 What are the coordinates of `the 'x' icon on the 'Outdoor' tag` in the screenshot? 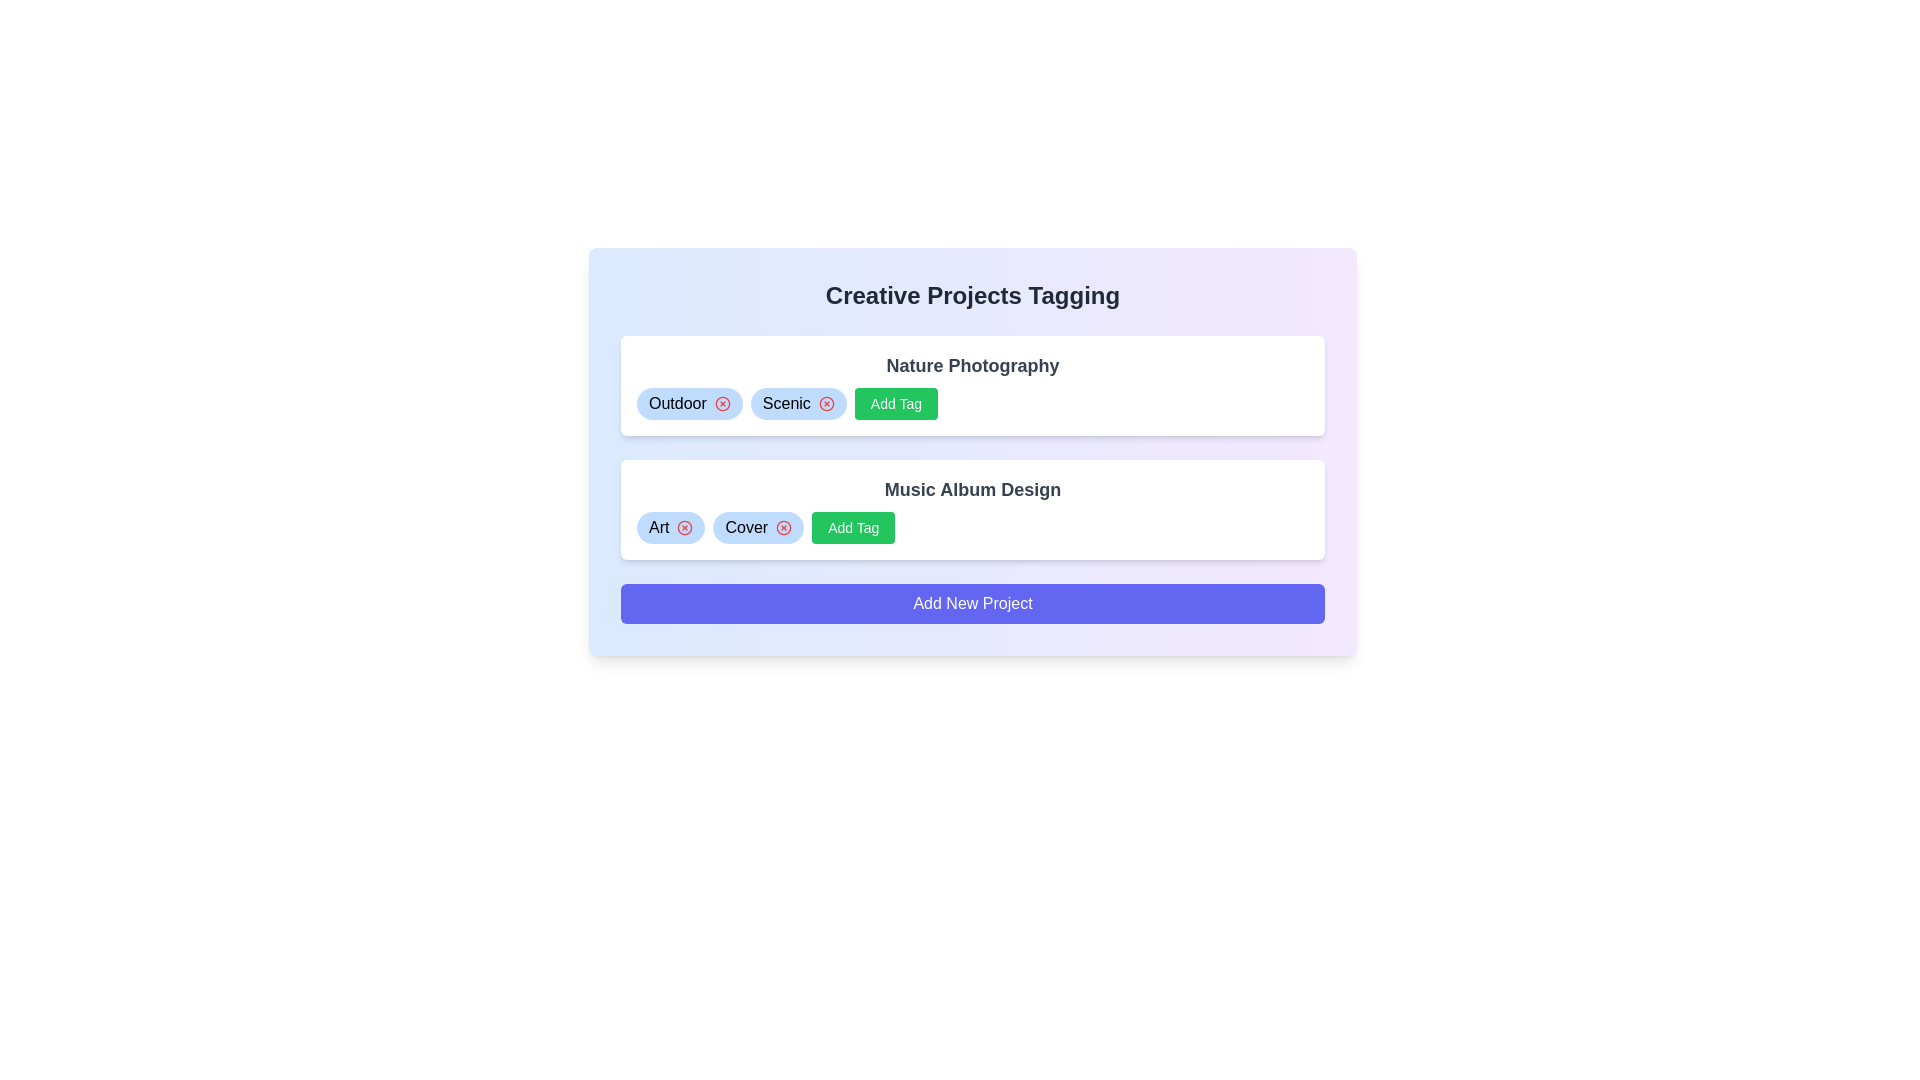 It's located at (689, 404).